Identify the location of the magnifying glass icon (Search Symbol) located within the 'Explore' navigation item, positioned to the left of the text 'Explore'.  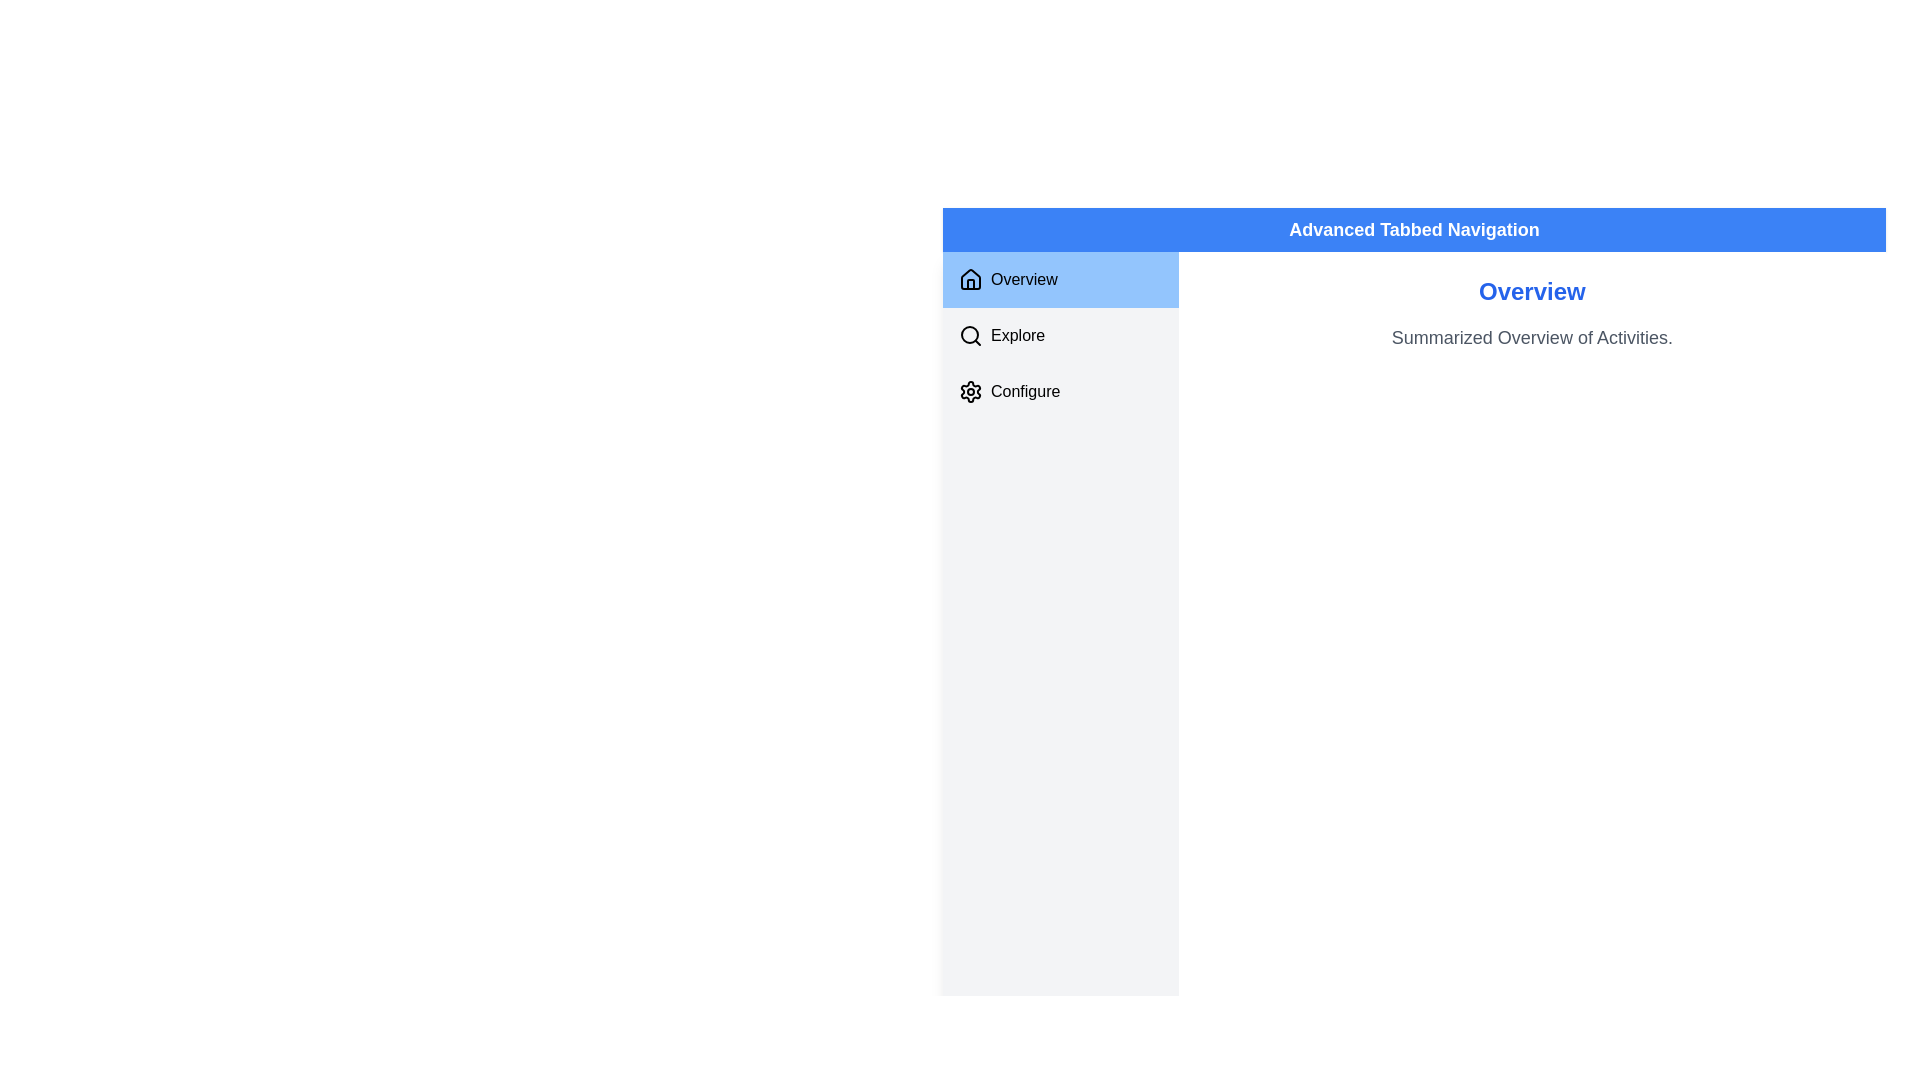
(970, 334).